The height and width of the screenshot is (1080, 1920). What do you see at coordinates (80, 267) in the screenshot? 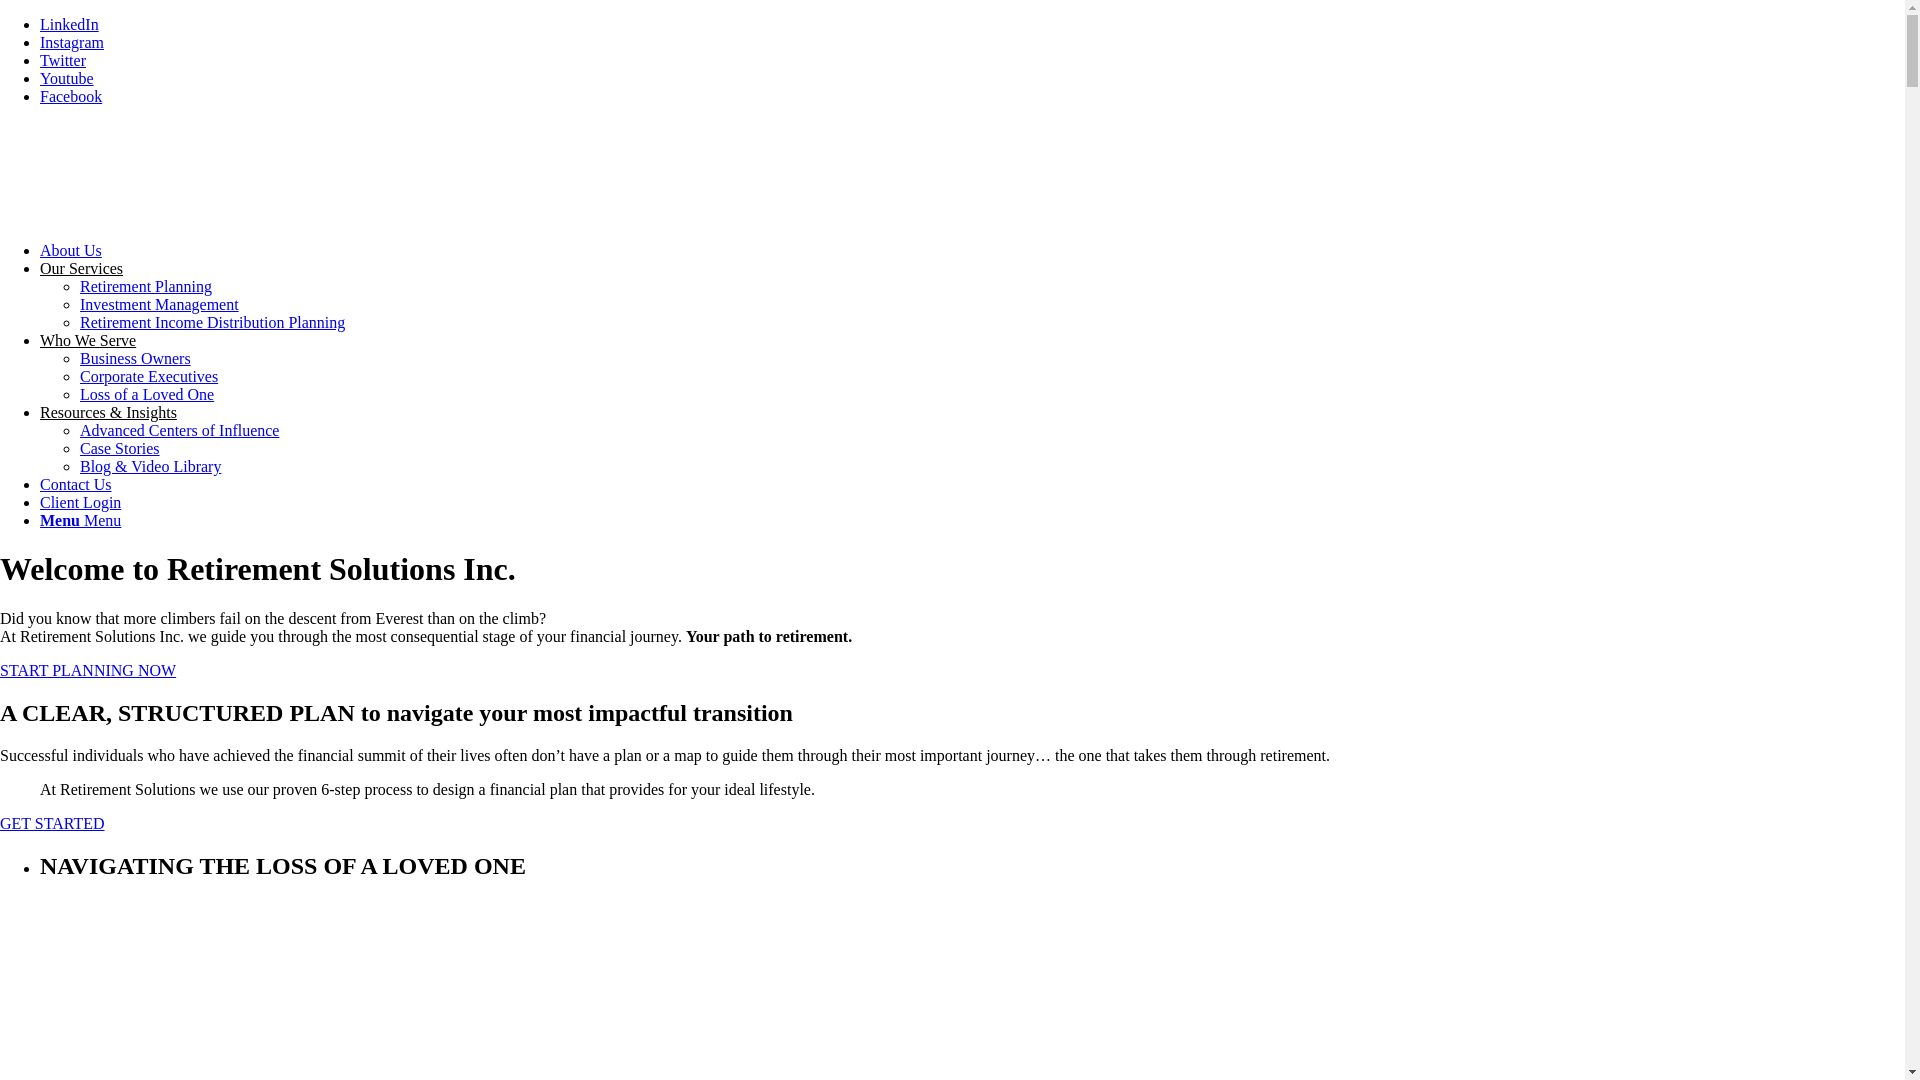
I see `'Our Services'` at bounding box center [80, 267].